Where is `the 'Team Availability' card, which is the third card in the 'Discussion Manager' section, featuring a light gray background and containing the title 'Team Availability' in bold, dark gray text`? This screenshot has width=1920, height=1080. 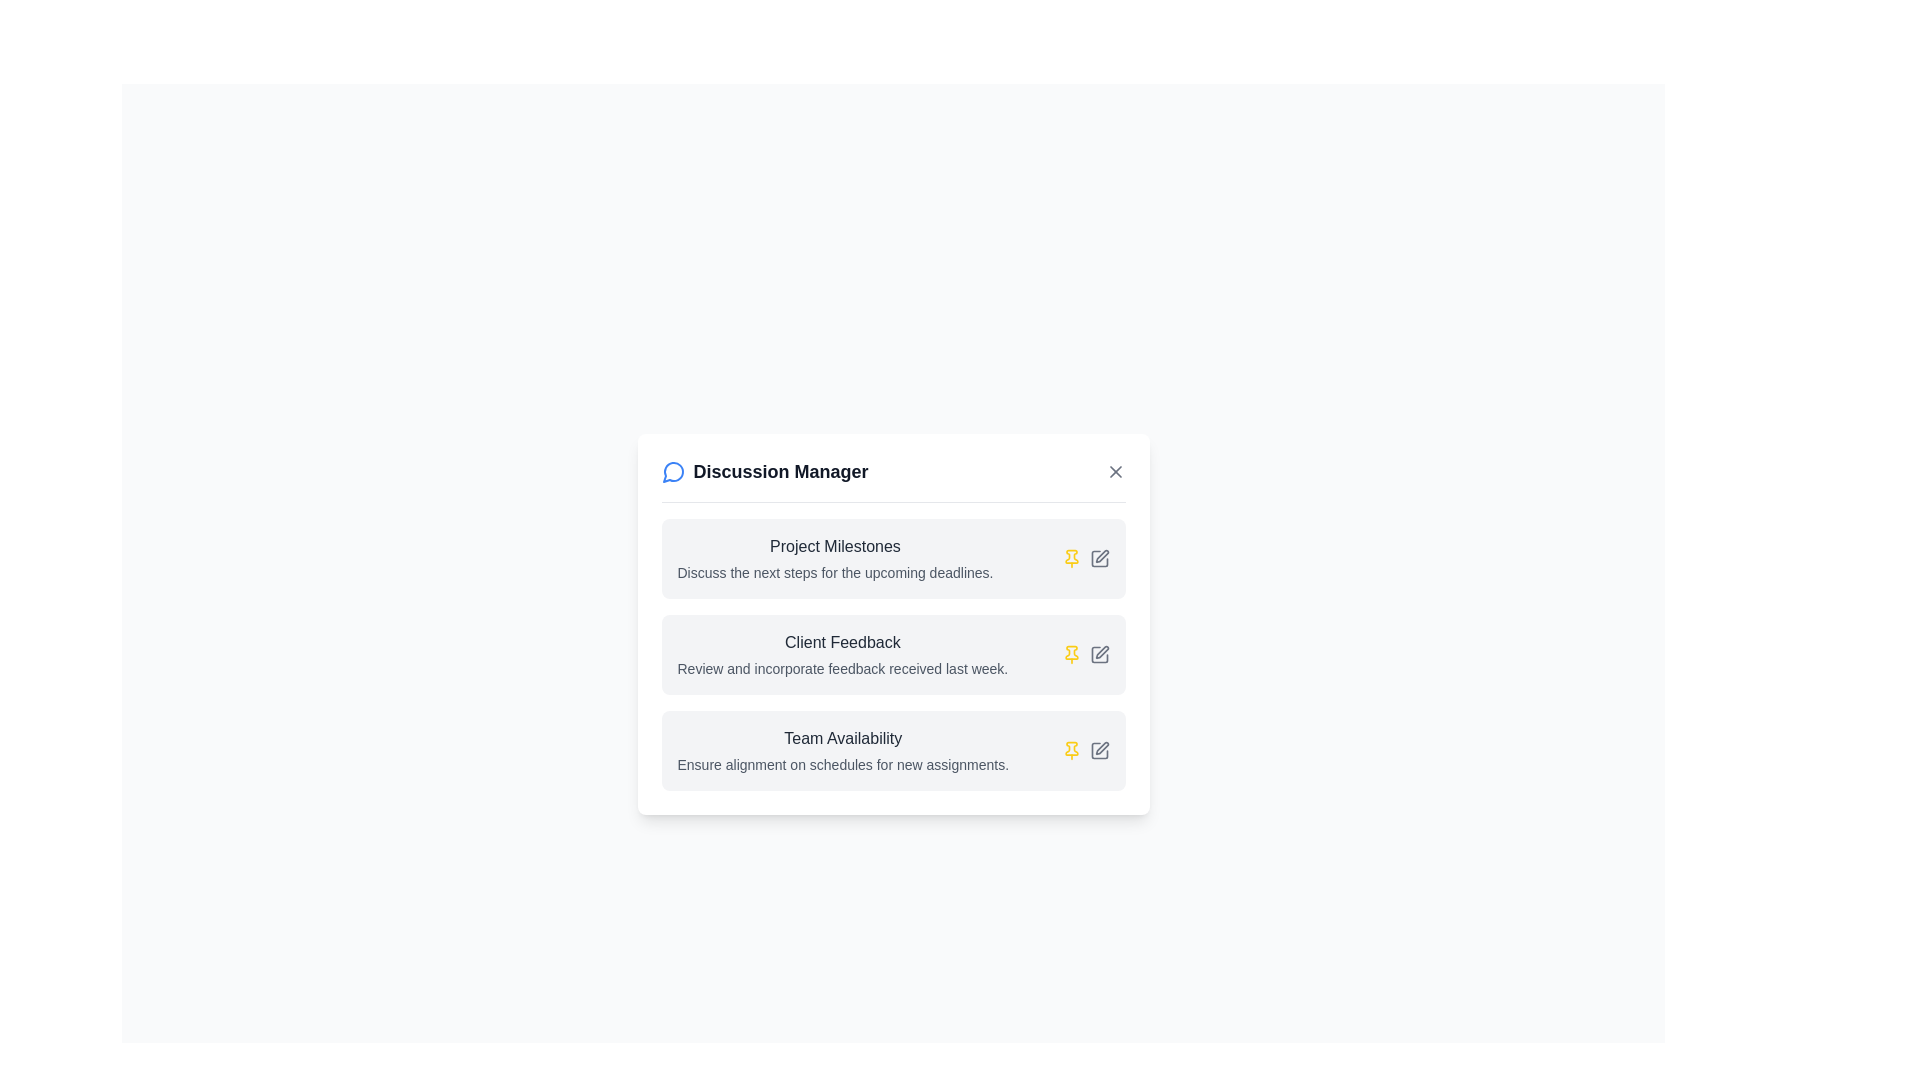 the 'Team Availability' card, which is the third card in the 'Discussion Manager' section, featuring a light gray background and containing the title 'Team Availability' in bold, dark gray text is located at coordinates (892, 750).